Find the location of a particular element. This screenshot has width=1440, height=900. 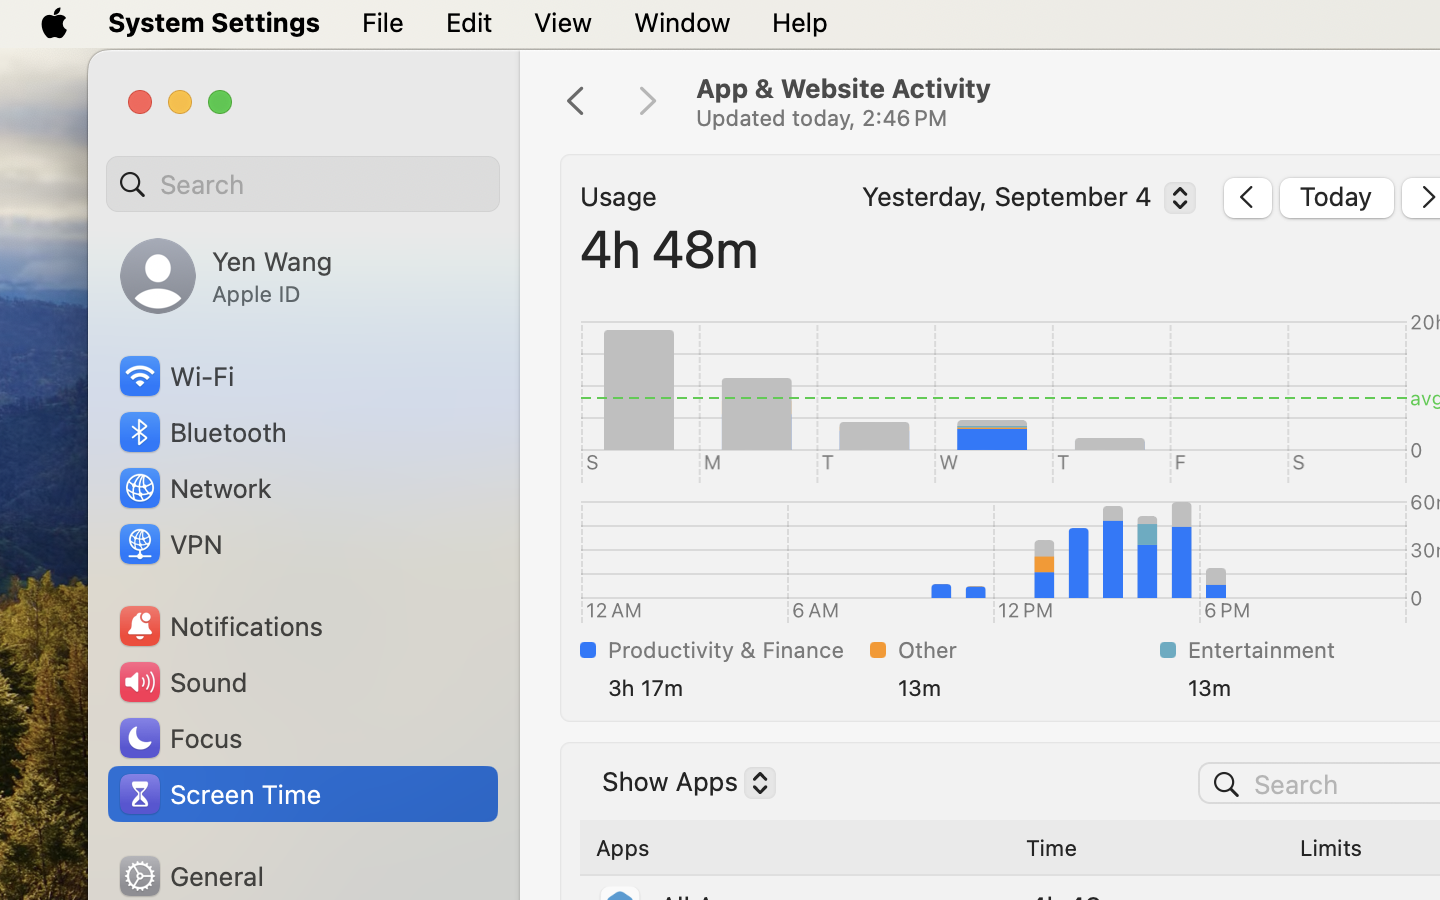

'Bluetooth' is located at coordinates (202, 432).